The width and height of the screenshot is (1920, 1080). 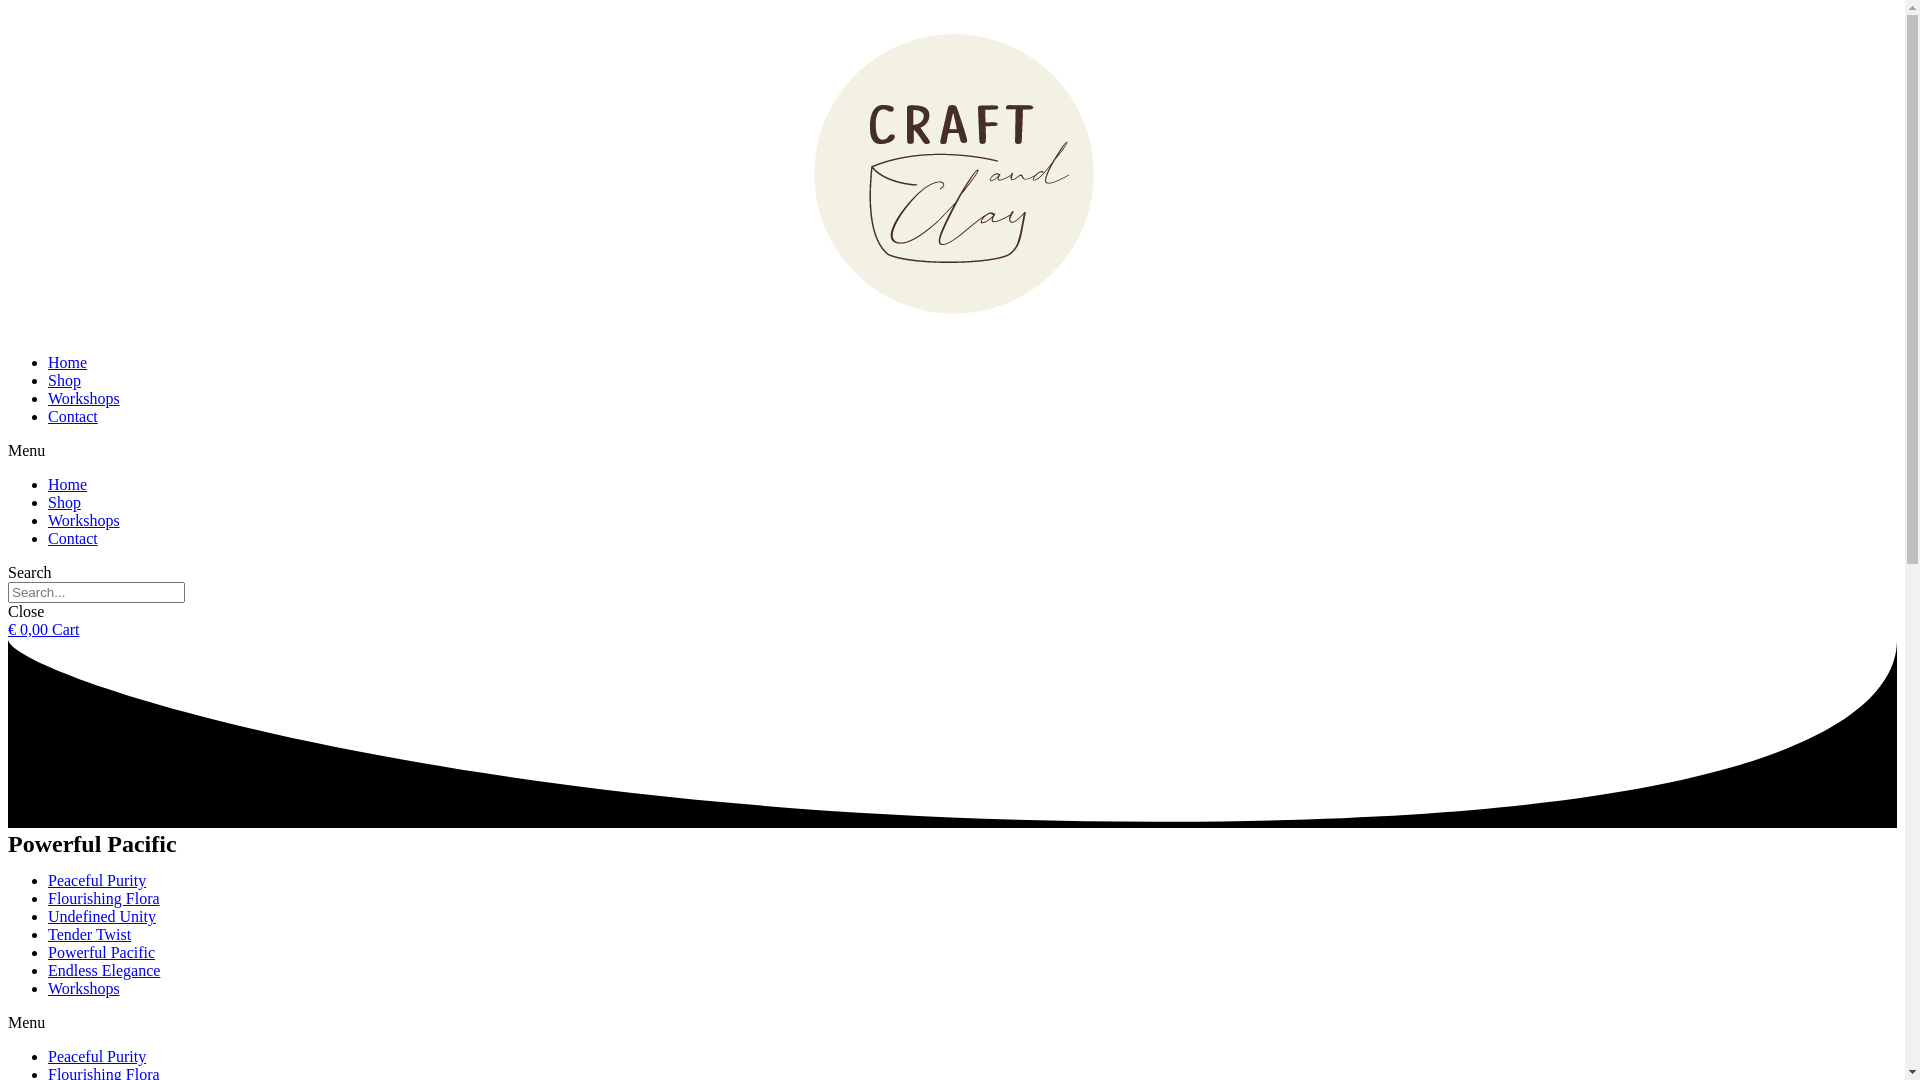 I want to click on 'Workshops', so click(x=82, y=519).